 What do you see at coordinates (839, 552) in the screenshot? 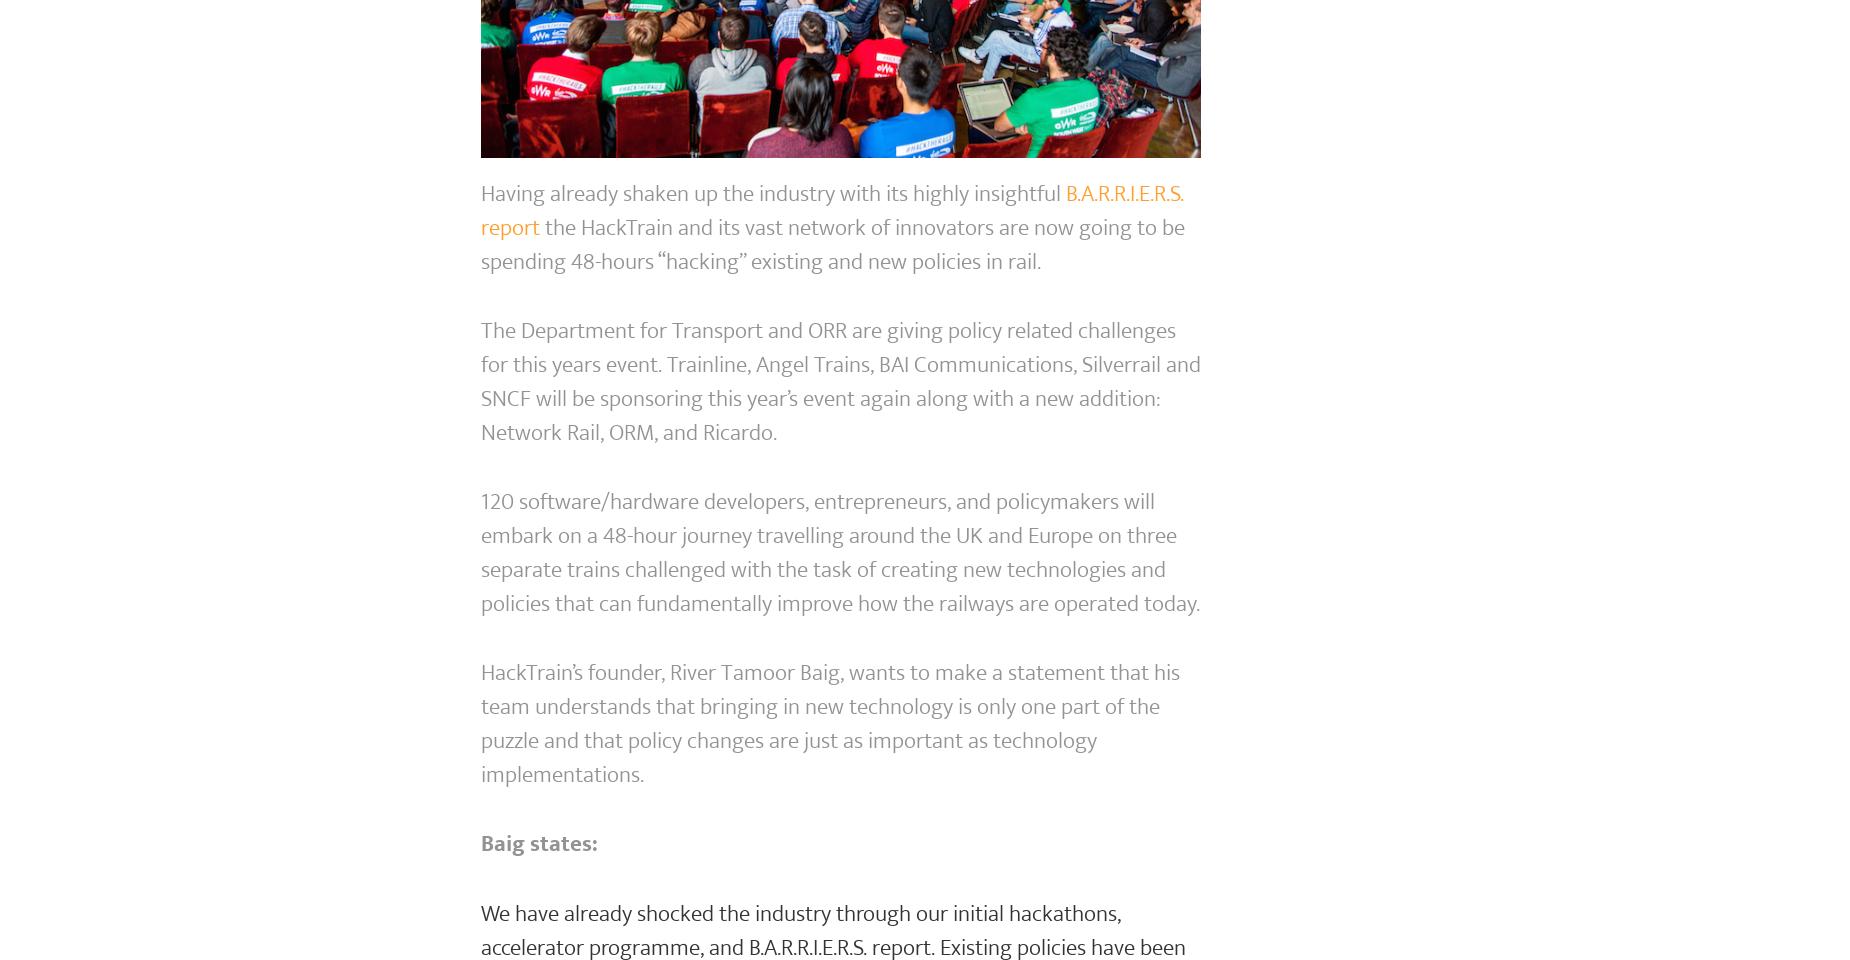
I see `'120 software/hardware developers, entrepreneurs, and policymakers will embark on a 48-hour journey travelling around the UK and Europe on three separate trains challenged with the task of creating new technologies and policies that can fundamentally improve how the railways are operated today.'` at bounding box center [839, 552].